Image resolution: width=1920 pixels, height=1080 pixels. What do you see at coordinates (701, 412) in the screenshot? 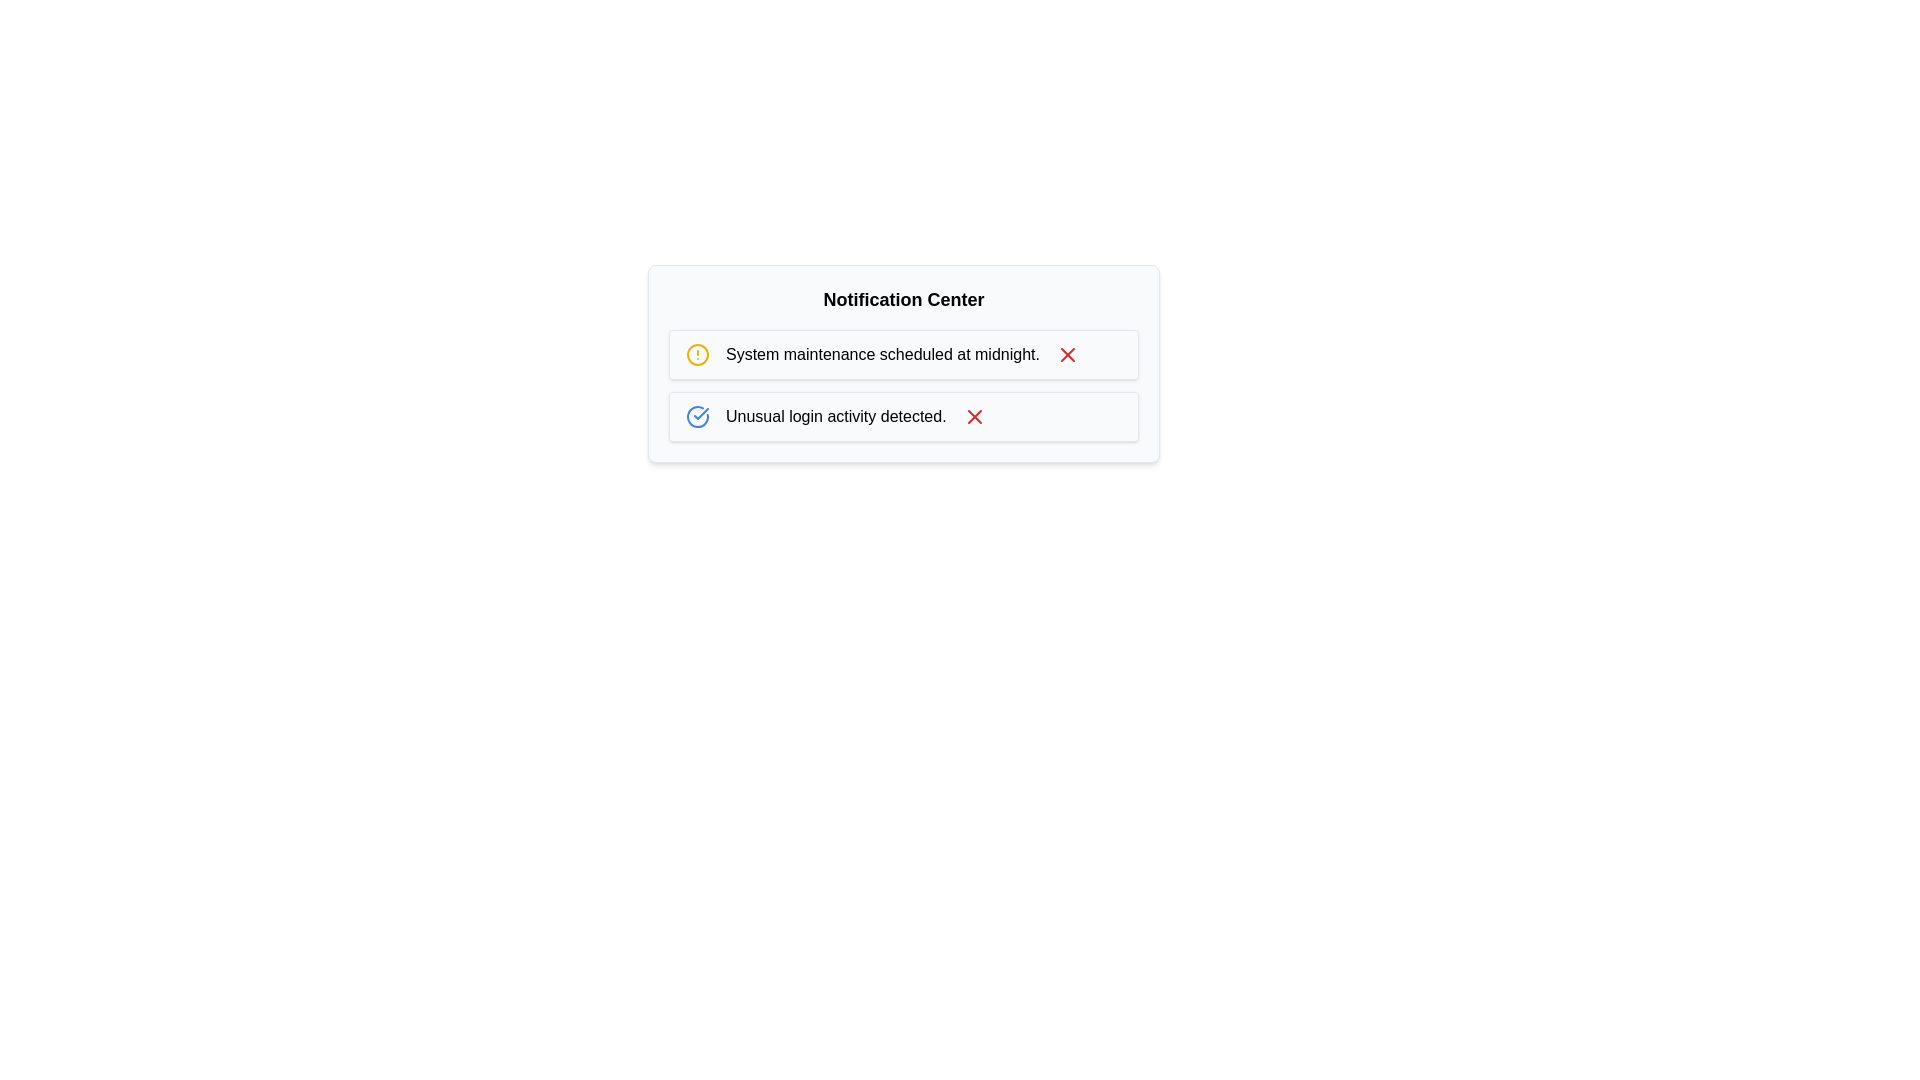
I see `the checkmark icon within the circular outline of the second notification entry in the Notification Center, which indicates a successful or completed action` at bounding box center [701, 412].